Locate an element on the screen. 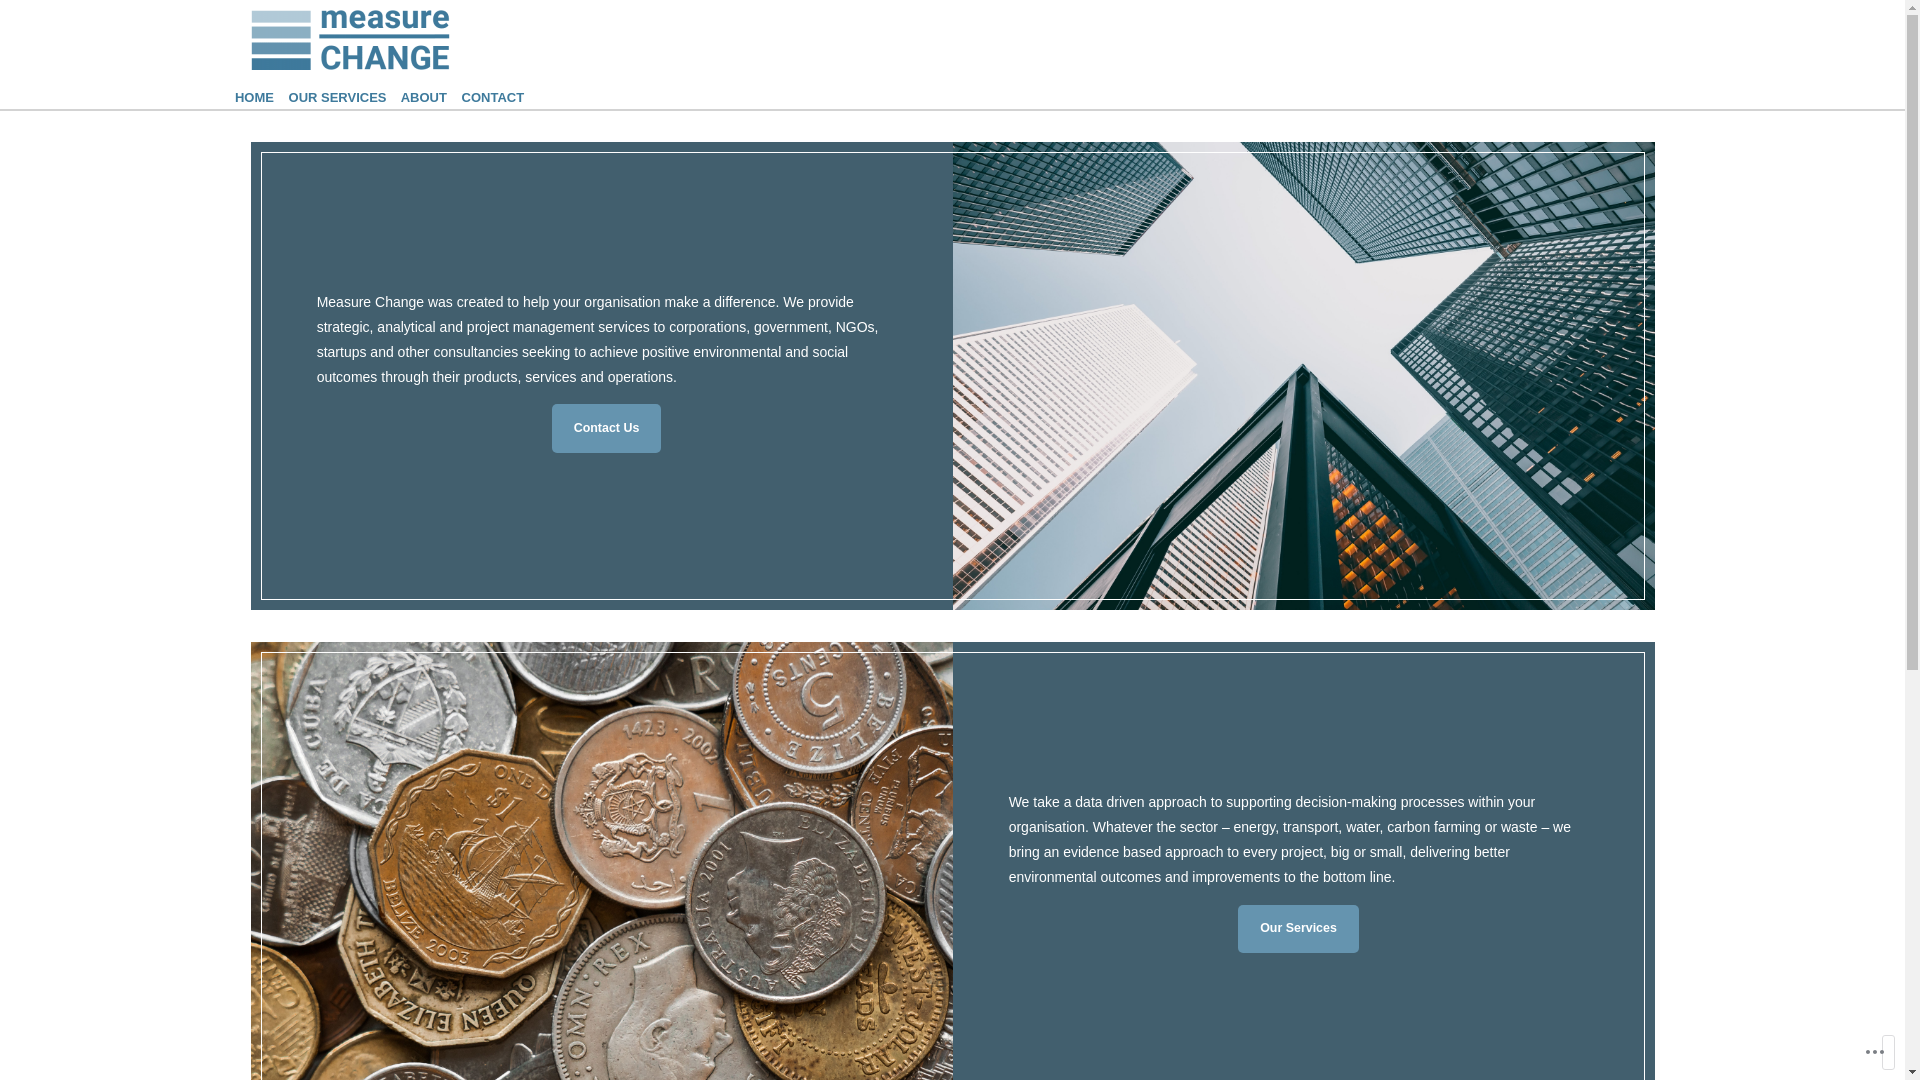 This screenshot has height=1080, width=1920. 'CONTACT' is located at coordinates (493, 97).